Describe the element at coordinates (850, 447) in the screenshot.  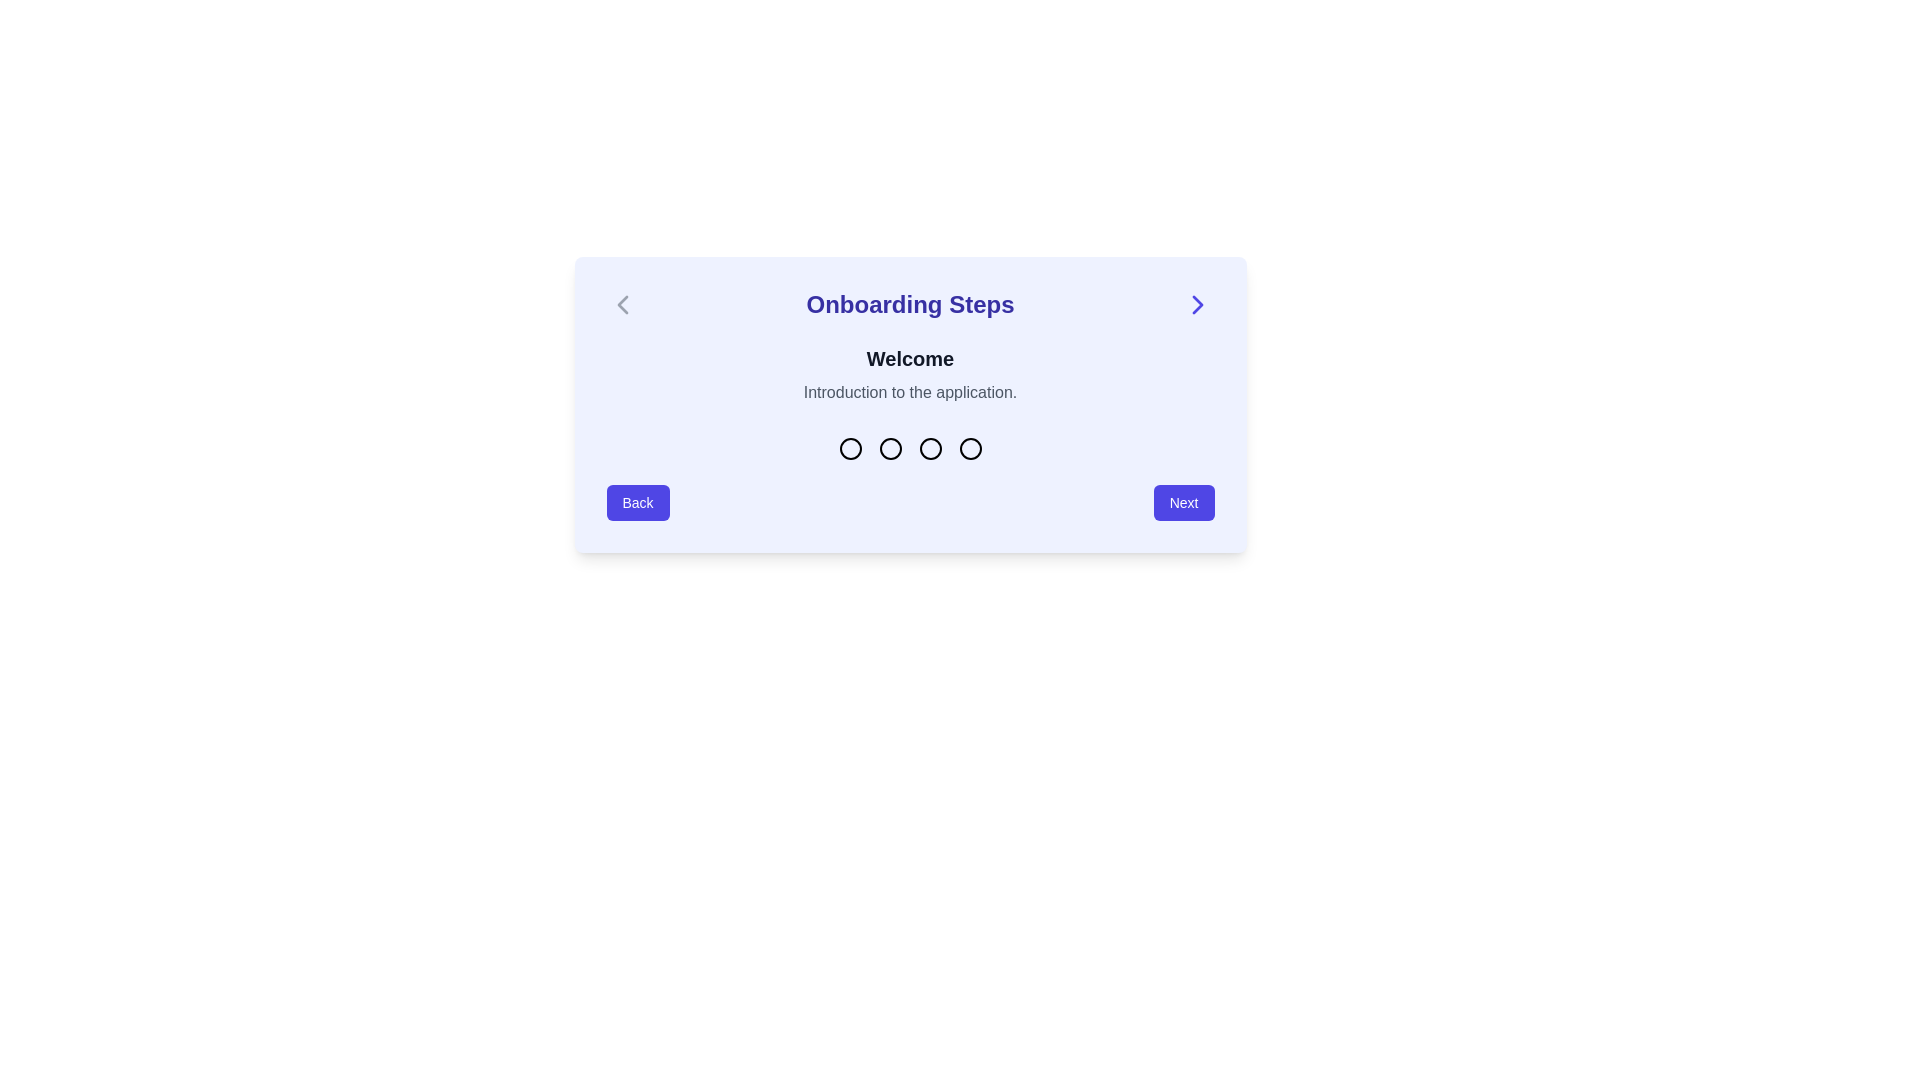
I see `the second circular indicator in the onboarding step indicator group, which visually represents the current step in the onboarding process` at that location.